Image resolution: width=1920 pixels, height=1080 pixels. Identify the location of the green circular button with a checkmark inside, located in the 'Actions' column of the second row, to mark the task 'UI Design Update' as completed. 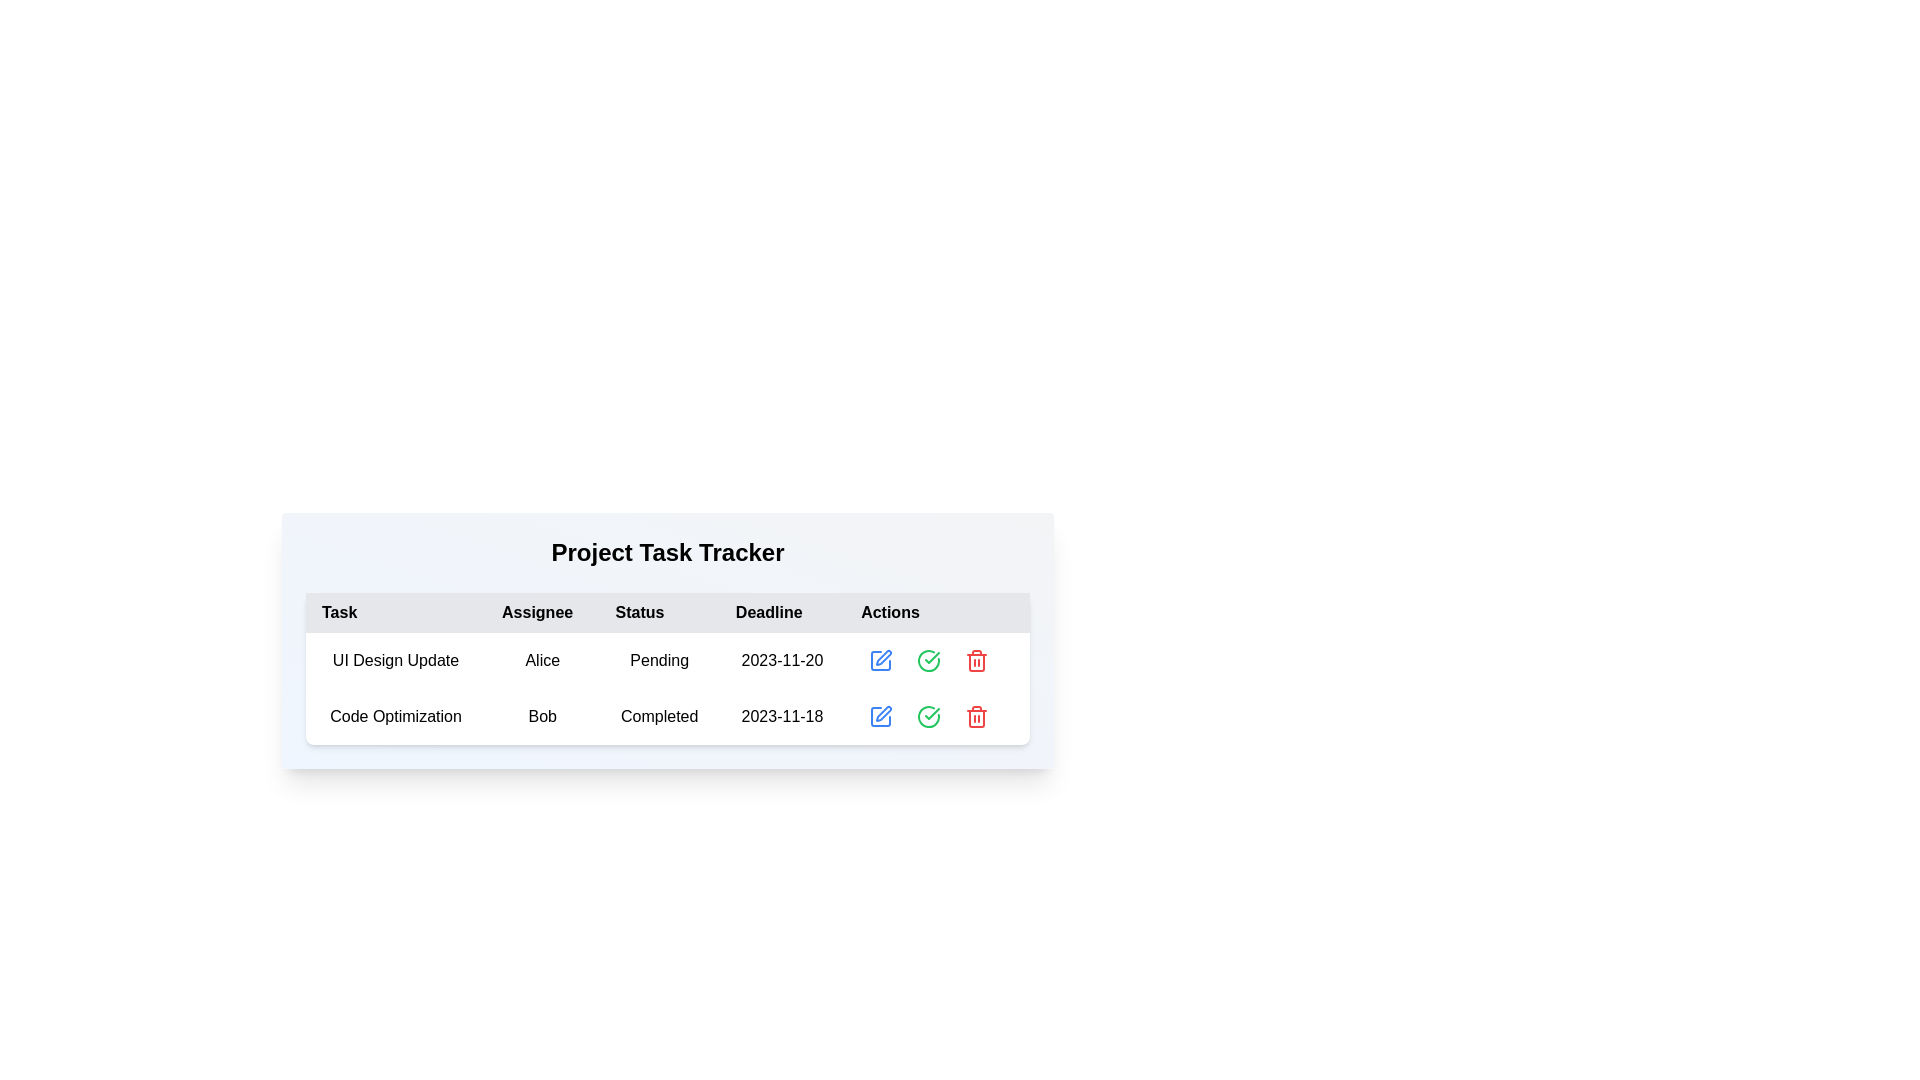
(928, 660).